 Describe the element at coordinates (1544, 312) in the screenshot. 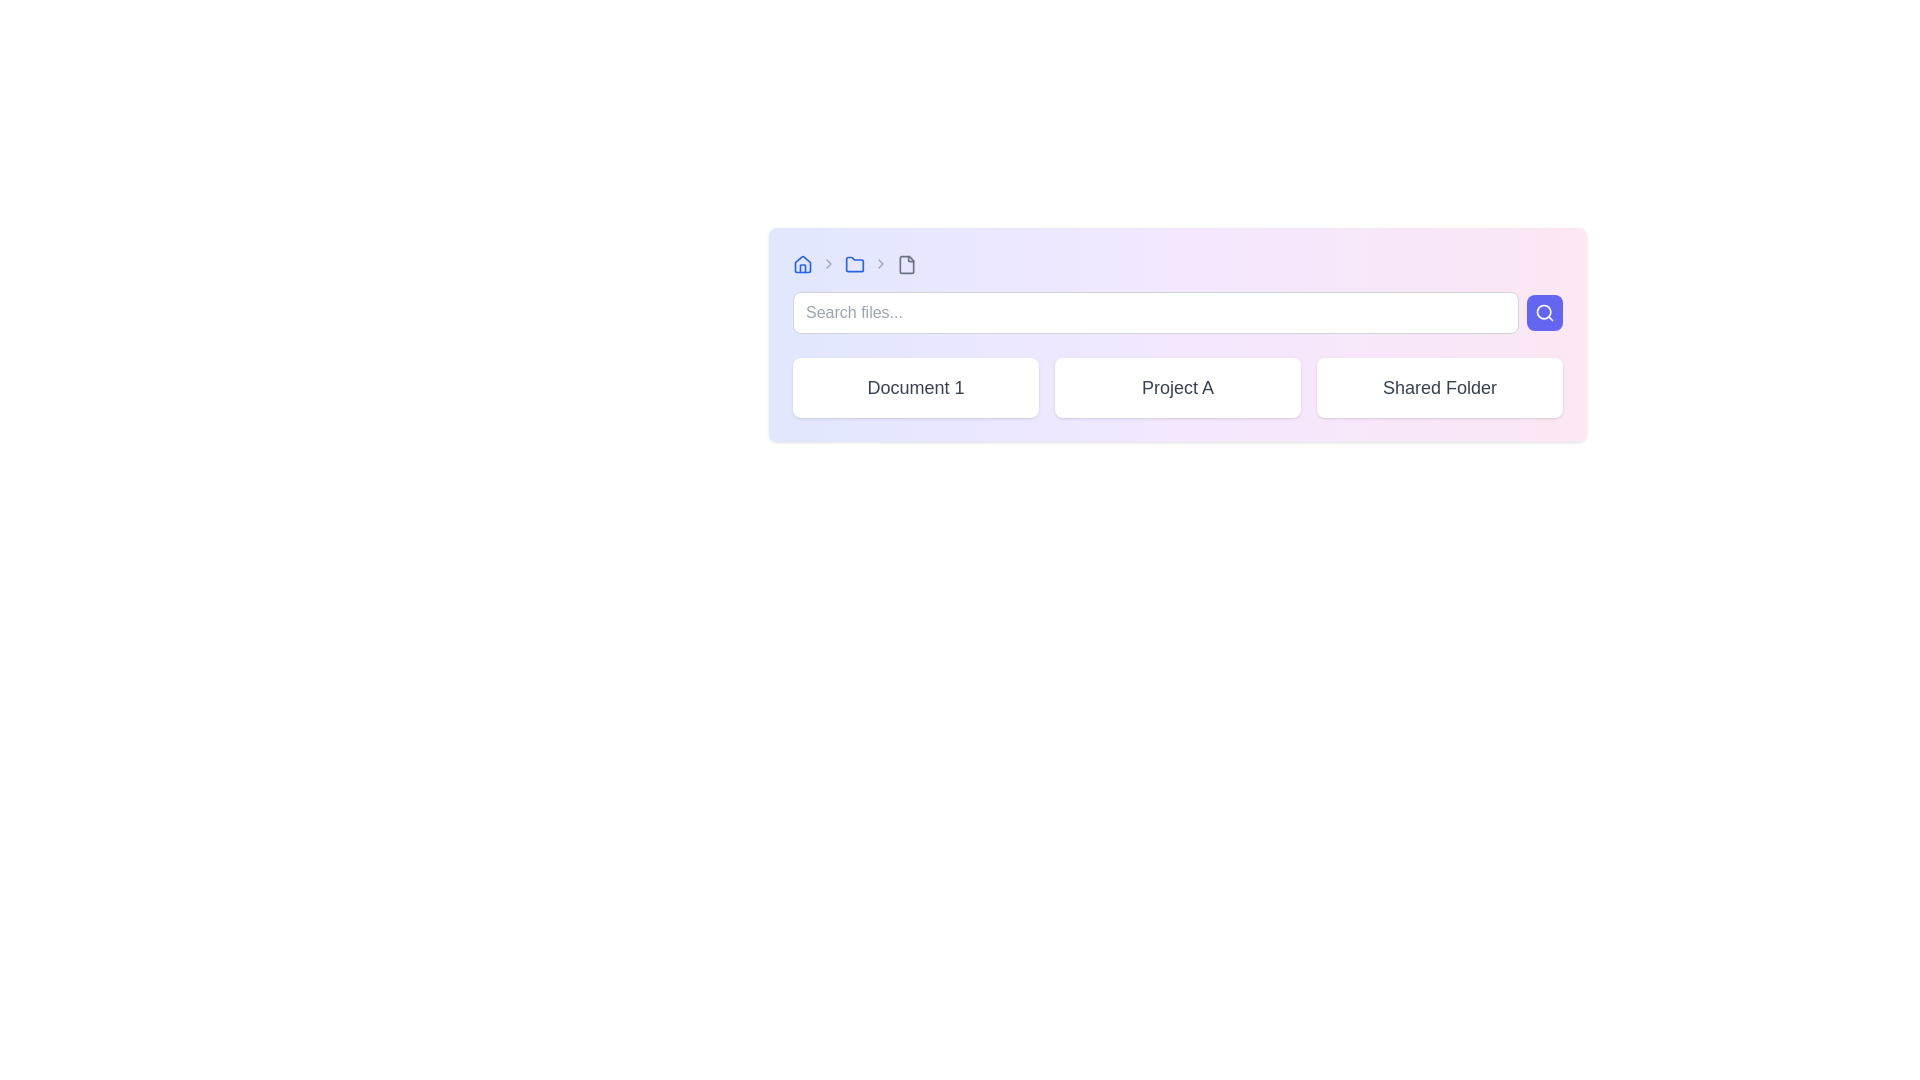

I see `the circular magnifying glass icon within the purple button at the far right of the search bar to initiate the search` at that location.